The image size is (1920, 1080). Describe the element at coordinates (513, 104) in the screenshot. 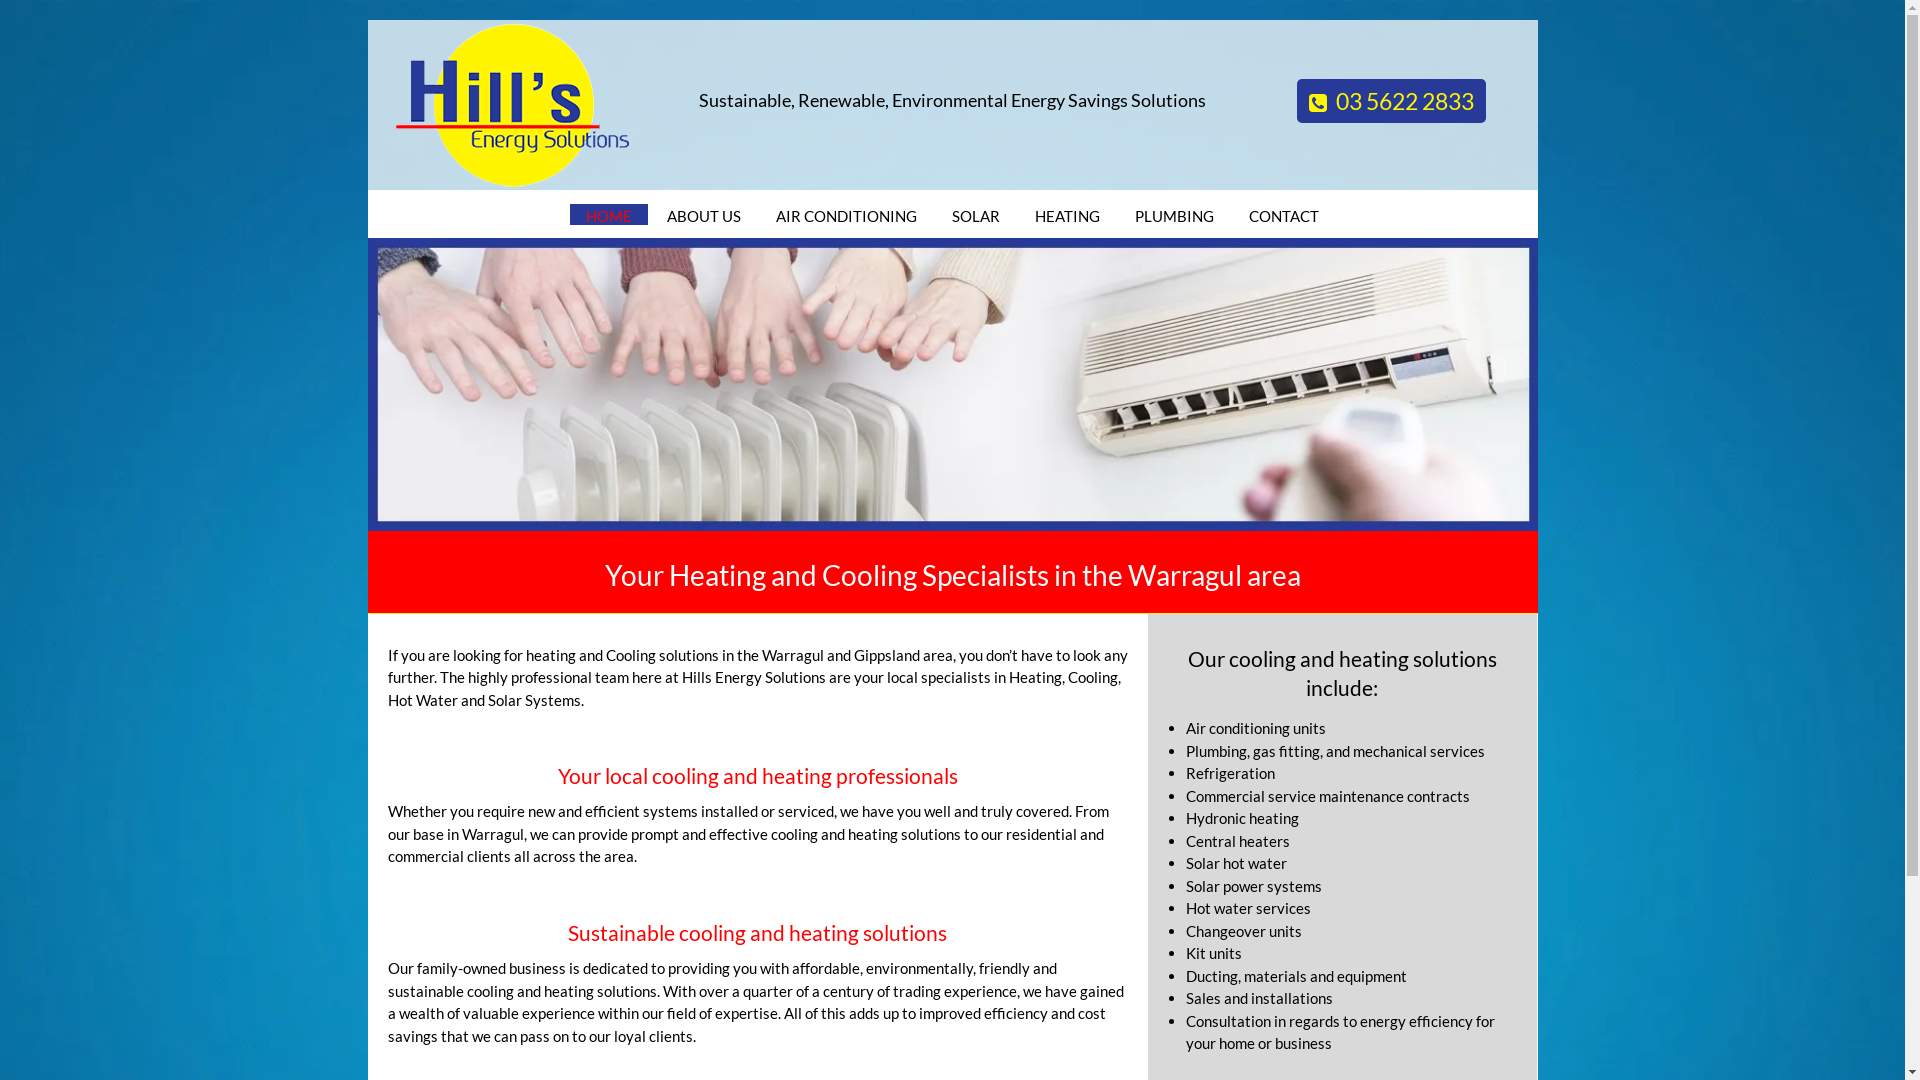

I see `'hills energy solutions business logo'` at that location.